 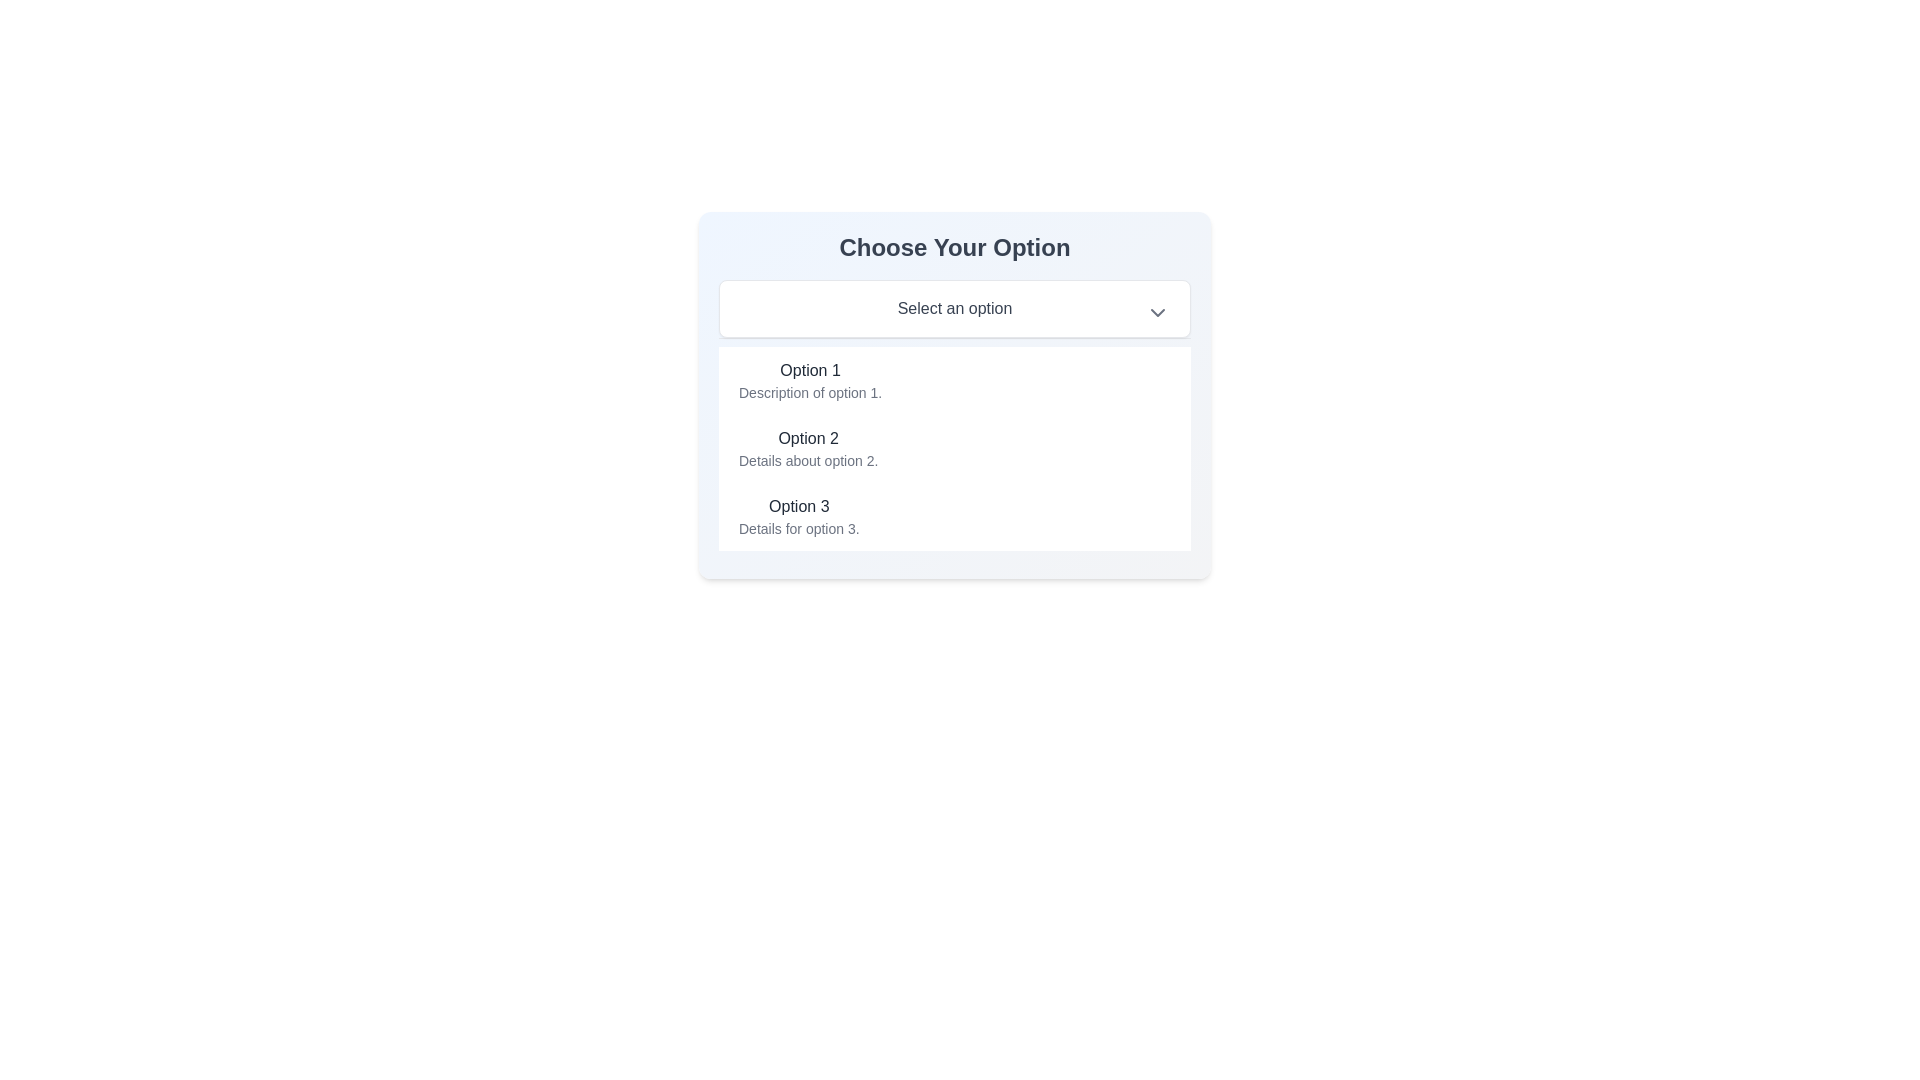 I want to click on the third selectable option in the list located below the 'Choose Your Option' dropdown menu, so click(x=954, y=515).